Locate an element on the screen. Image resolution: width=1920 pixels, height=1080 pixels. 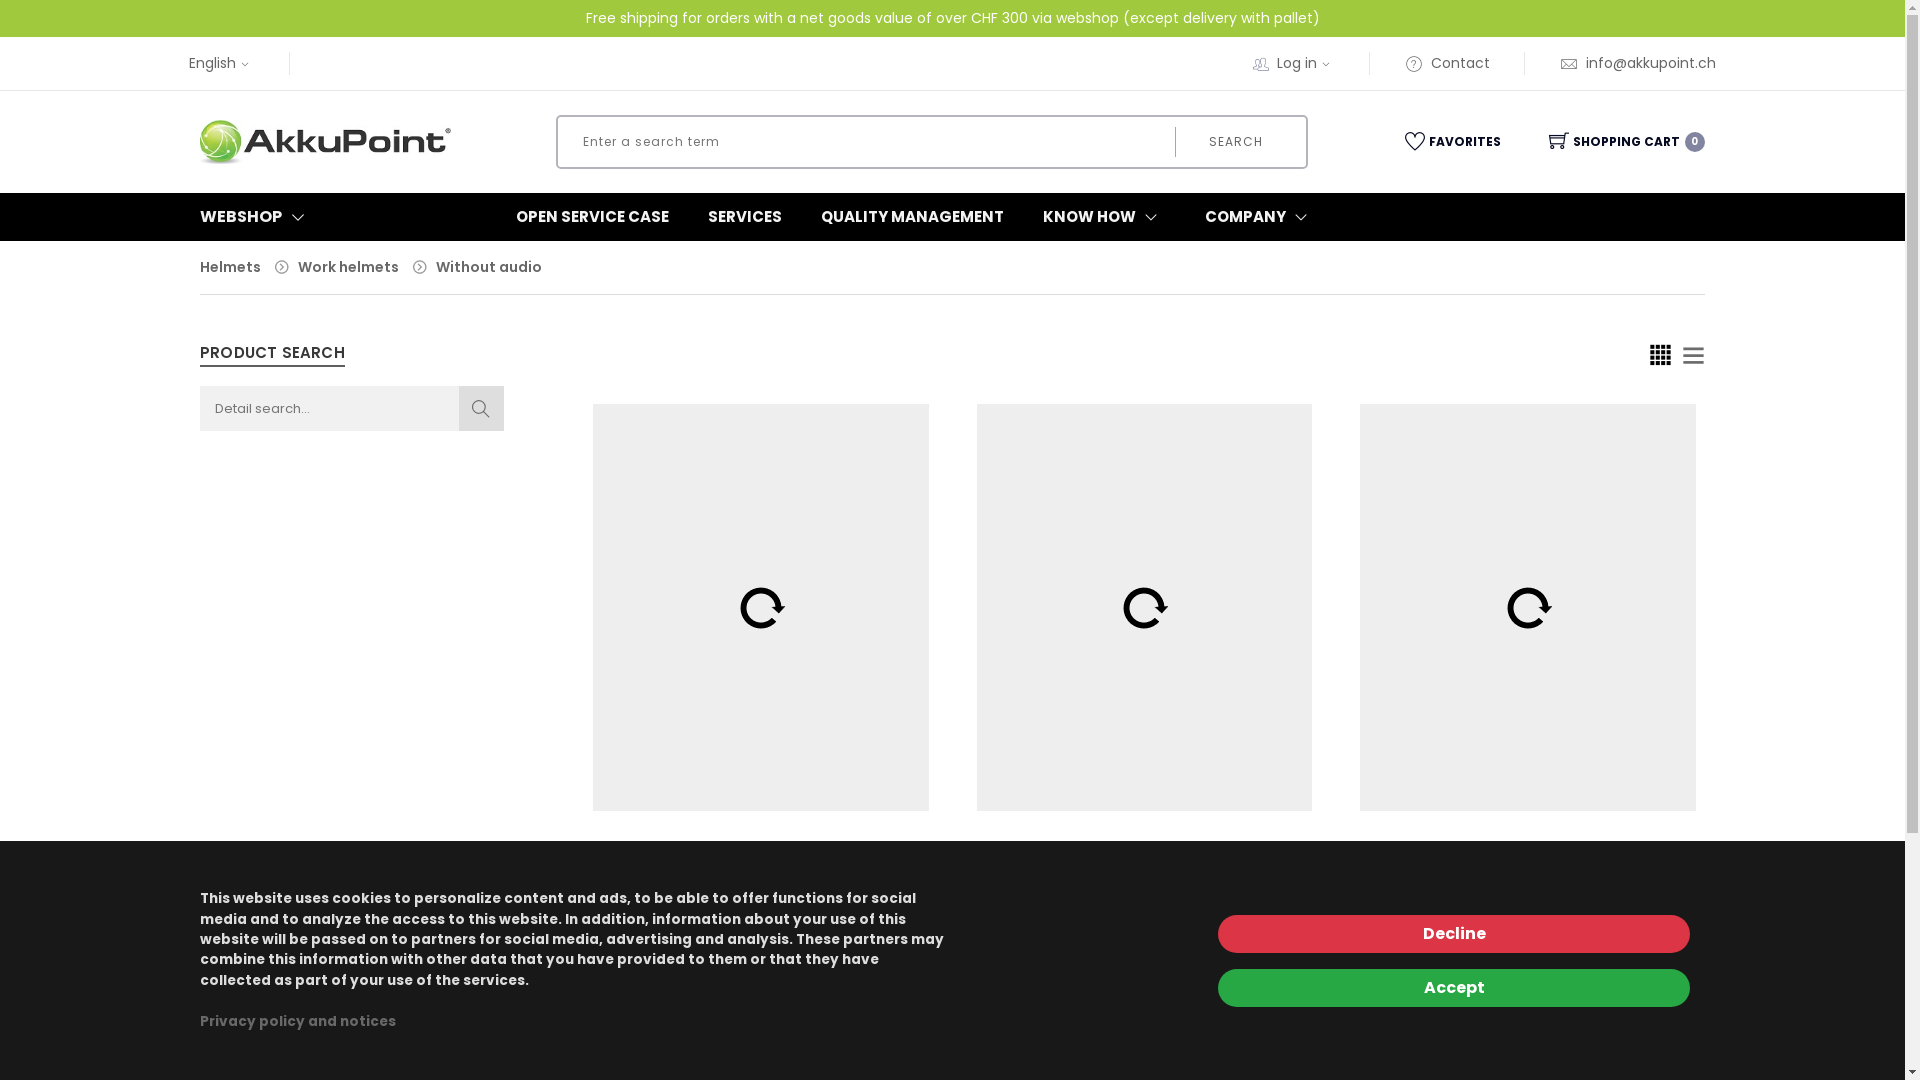
'Work helmets' is located at coordinates (348, 265).